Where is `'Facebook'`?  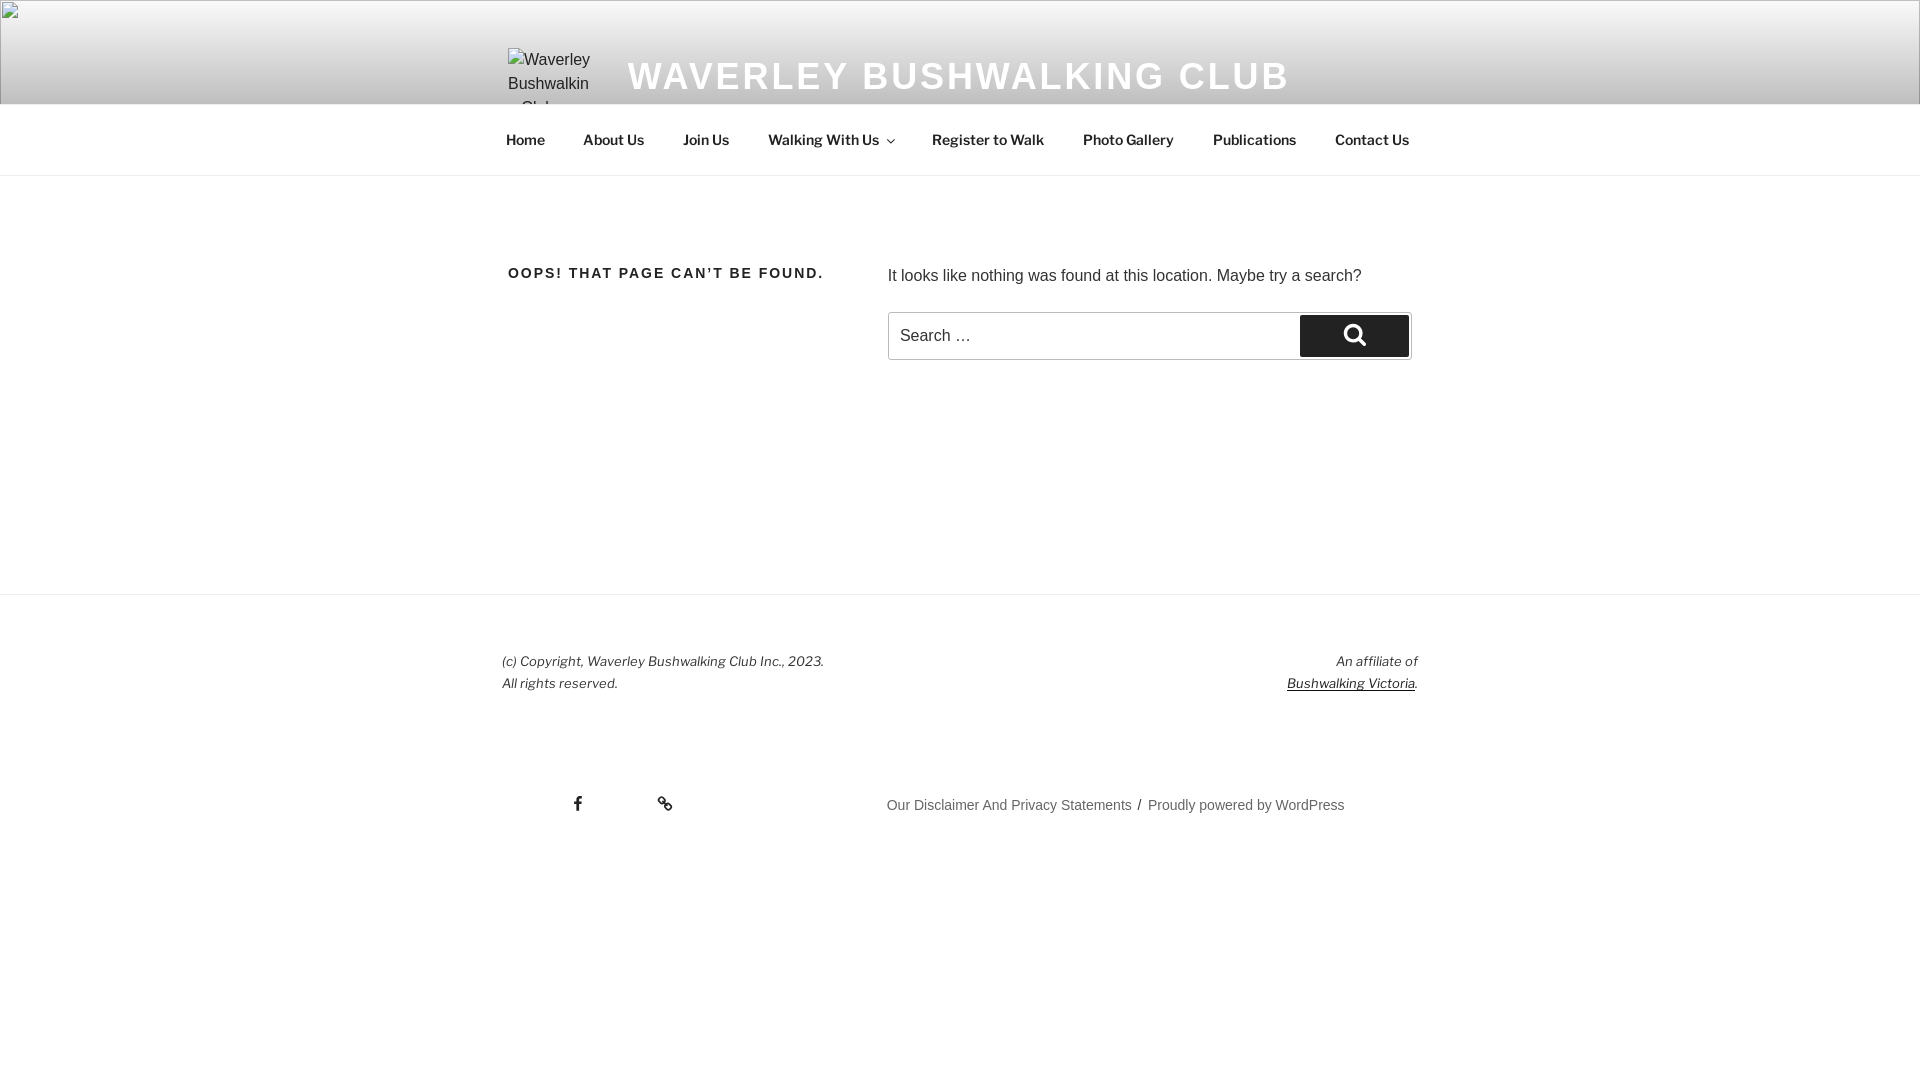
'Facebook' is located at coordinates (502, 796).